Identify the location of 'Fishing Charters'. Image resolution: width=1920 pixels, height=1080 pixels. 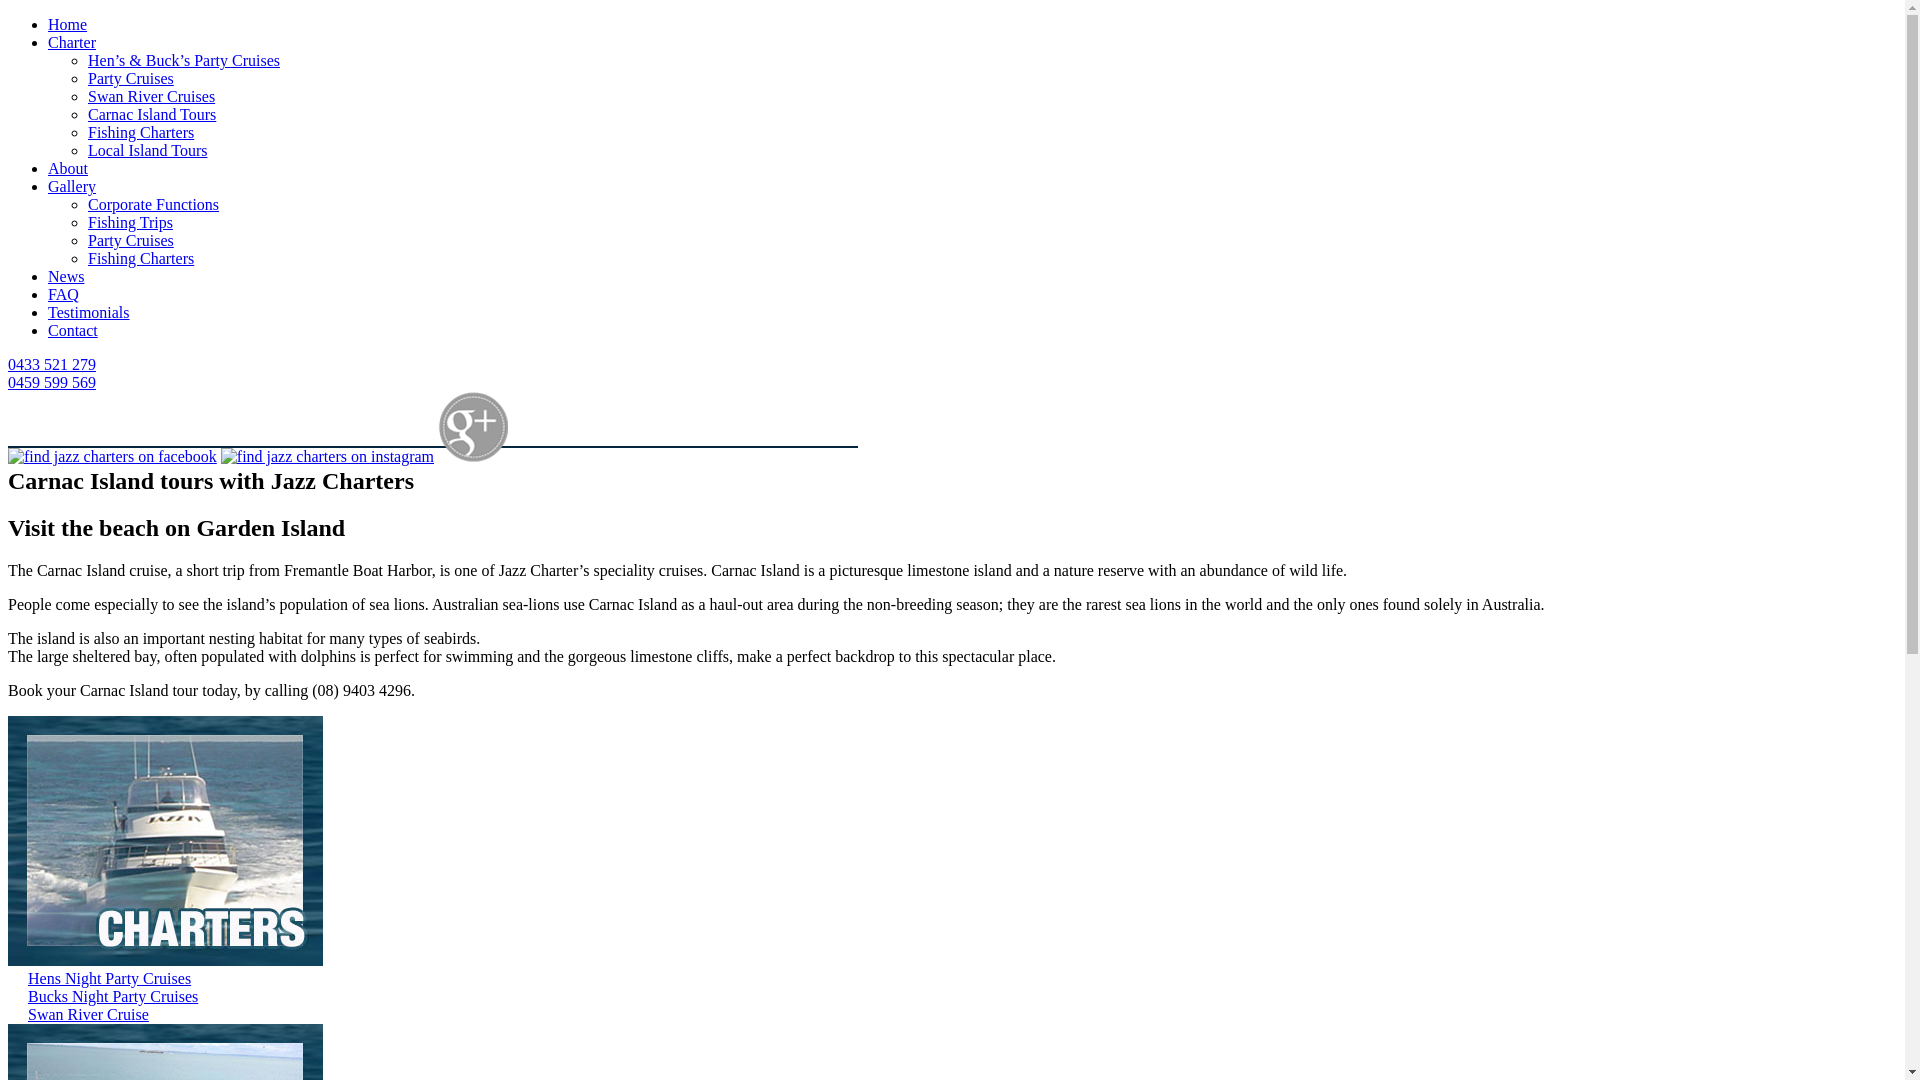
(86, 132).